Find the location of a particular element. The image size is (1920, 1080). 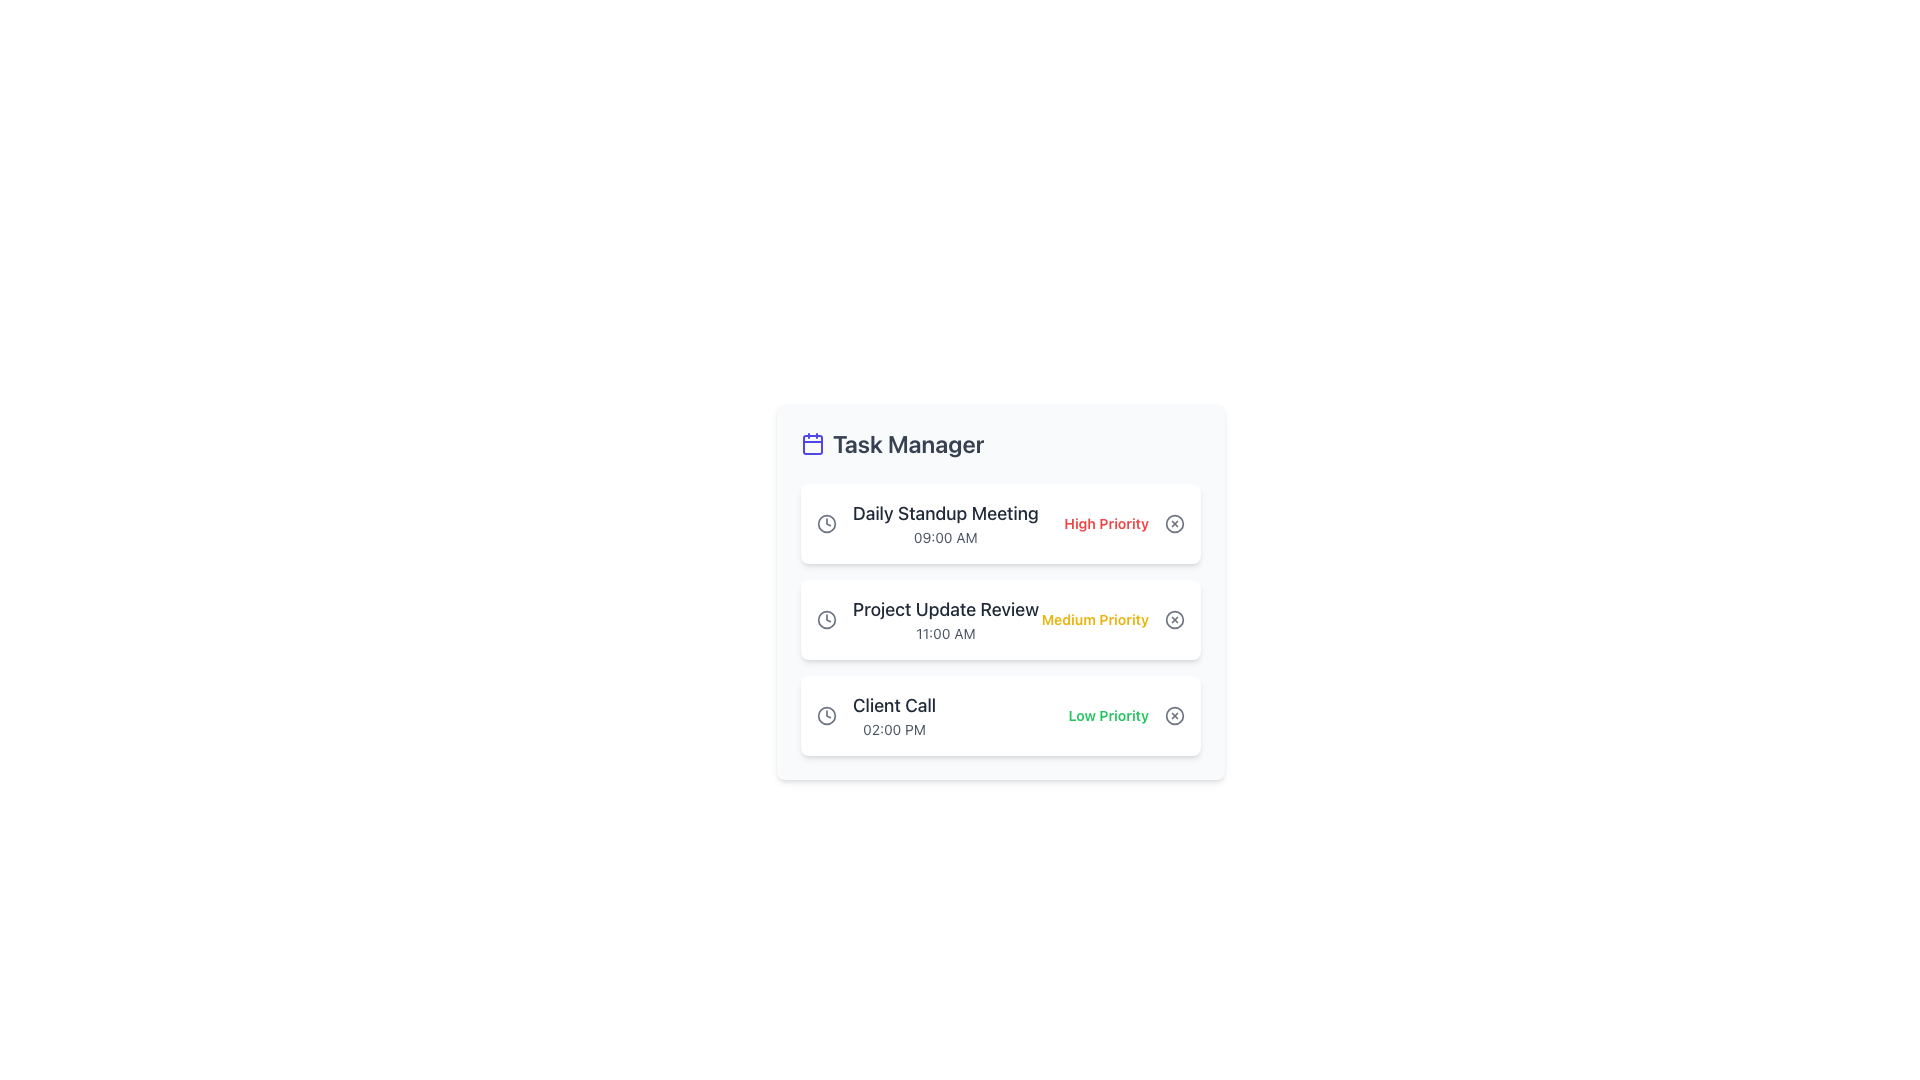

the clock icon with a circular border located at the beginning of the list item for 'Daily Standup Meeting', which is aligned with other icons in the layout is located at coordinates (826, 523).